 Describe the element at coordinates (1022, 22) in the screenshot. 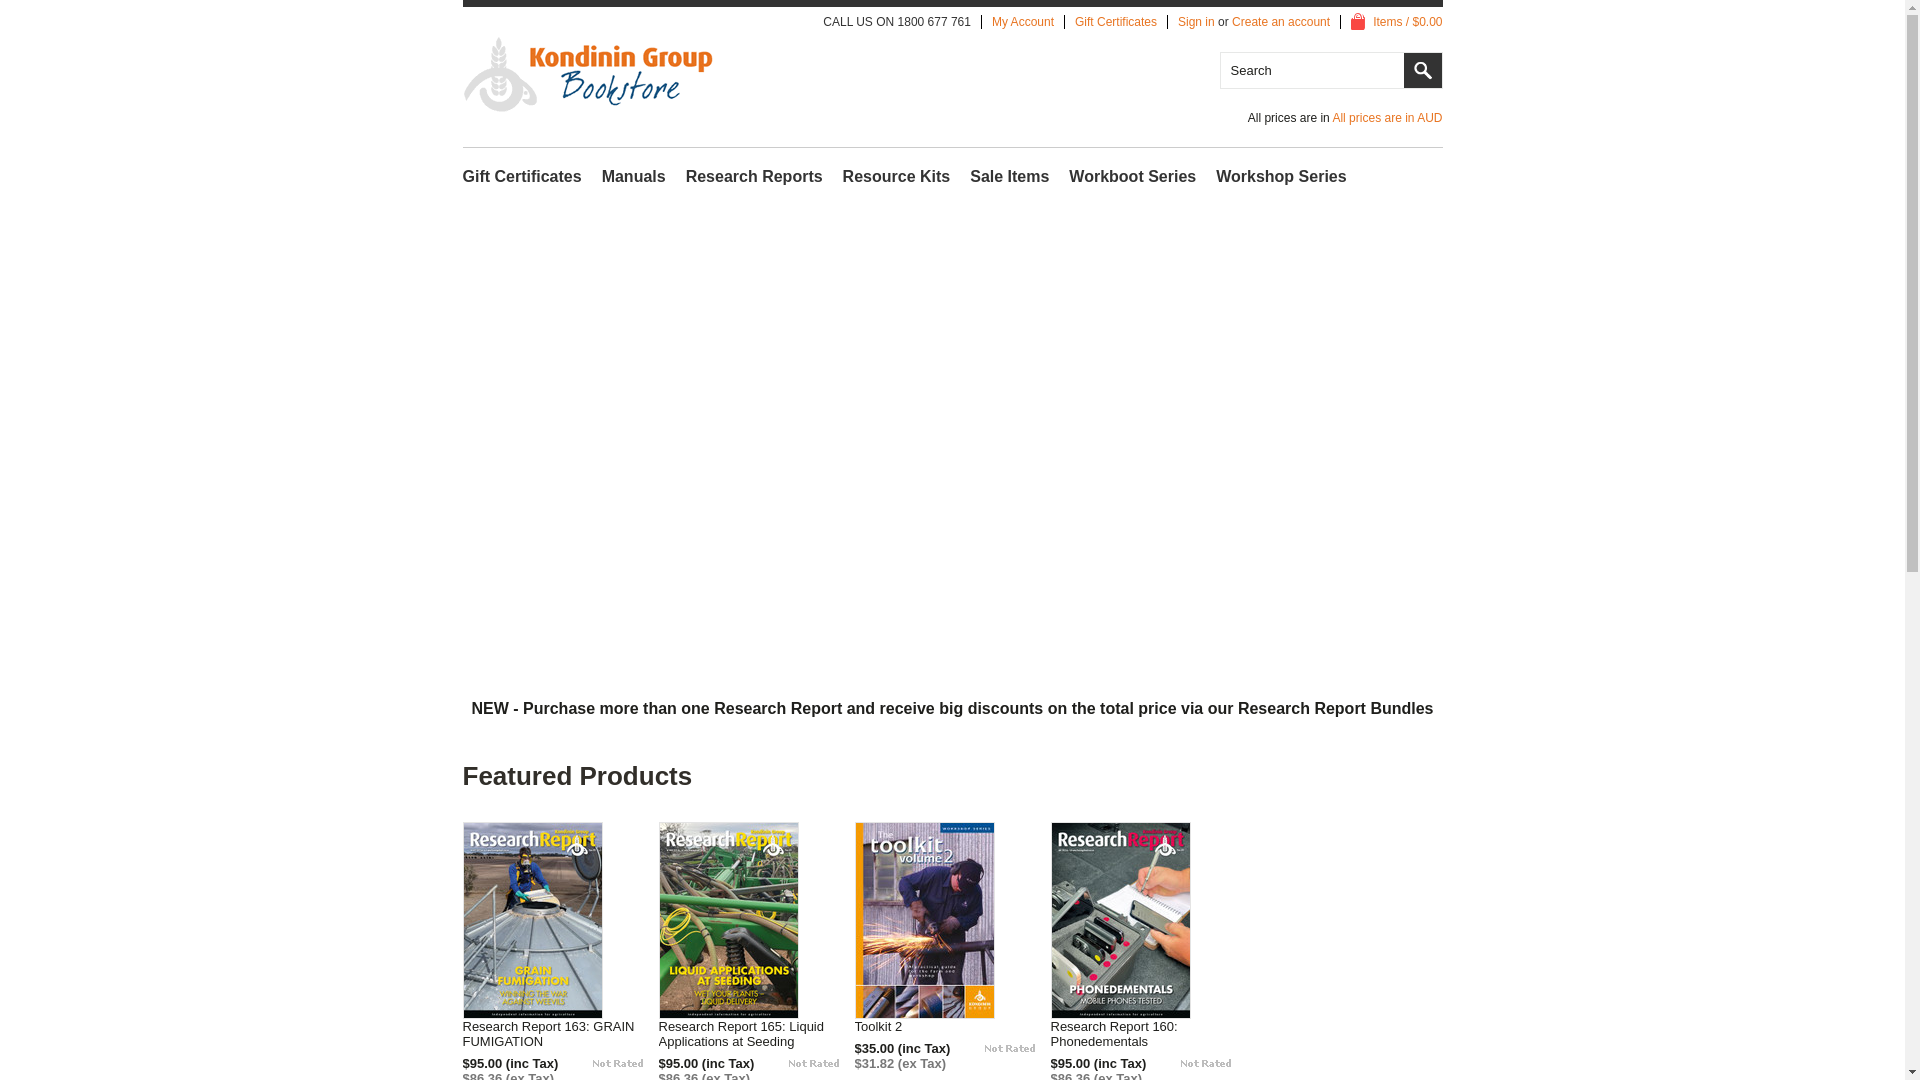

I see `'My Account'` at that location.